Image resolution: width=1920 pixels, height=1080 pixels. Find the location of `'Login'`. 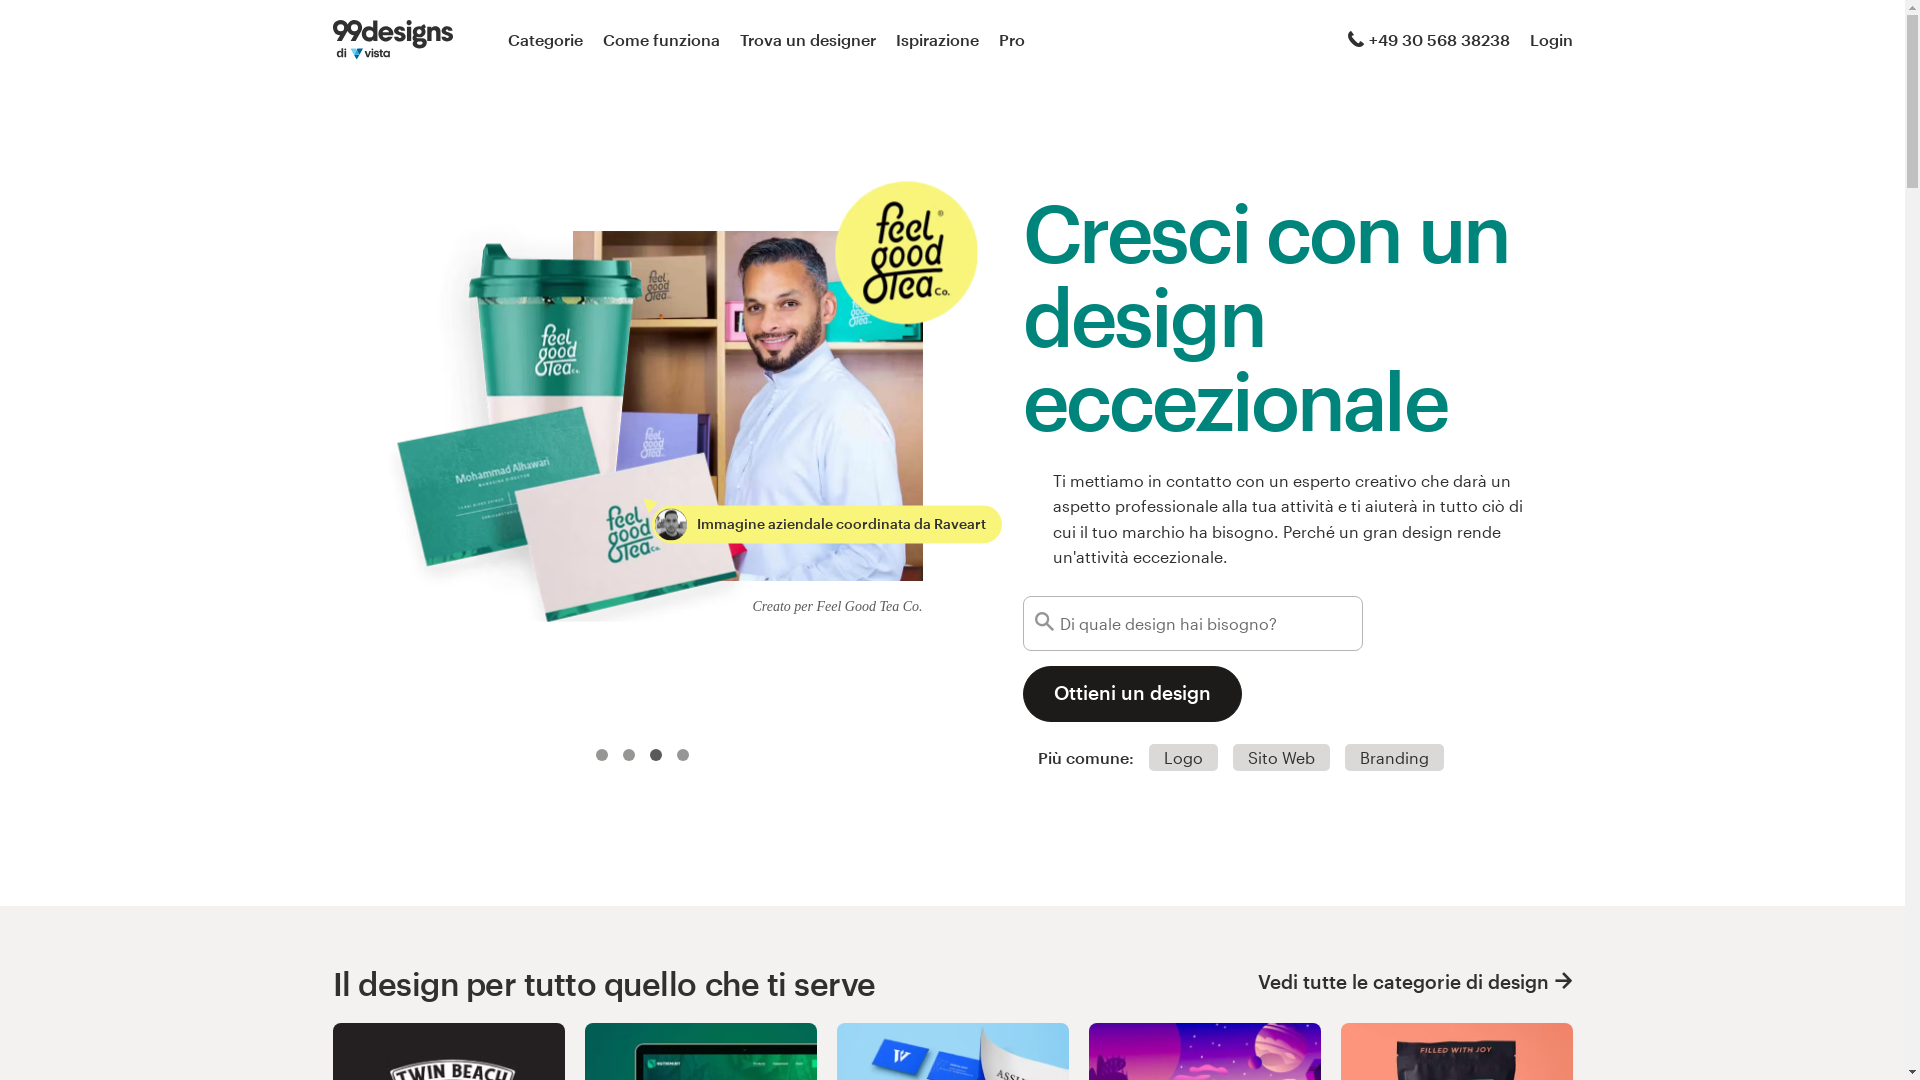

'Login' is located at coordinates (1550, 39).